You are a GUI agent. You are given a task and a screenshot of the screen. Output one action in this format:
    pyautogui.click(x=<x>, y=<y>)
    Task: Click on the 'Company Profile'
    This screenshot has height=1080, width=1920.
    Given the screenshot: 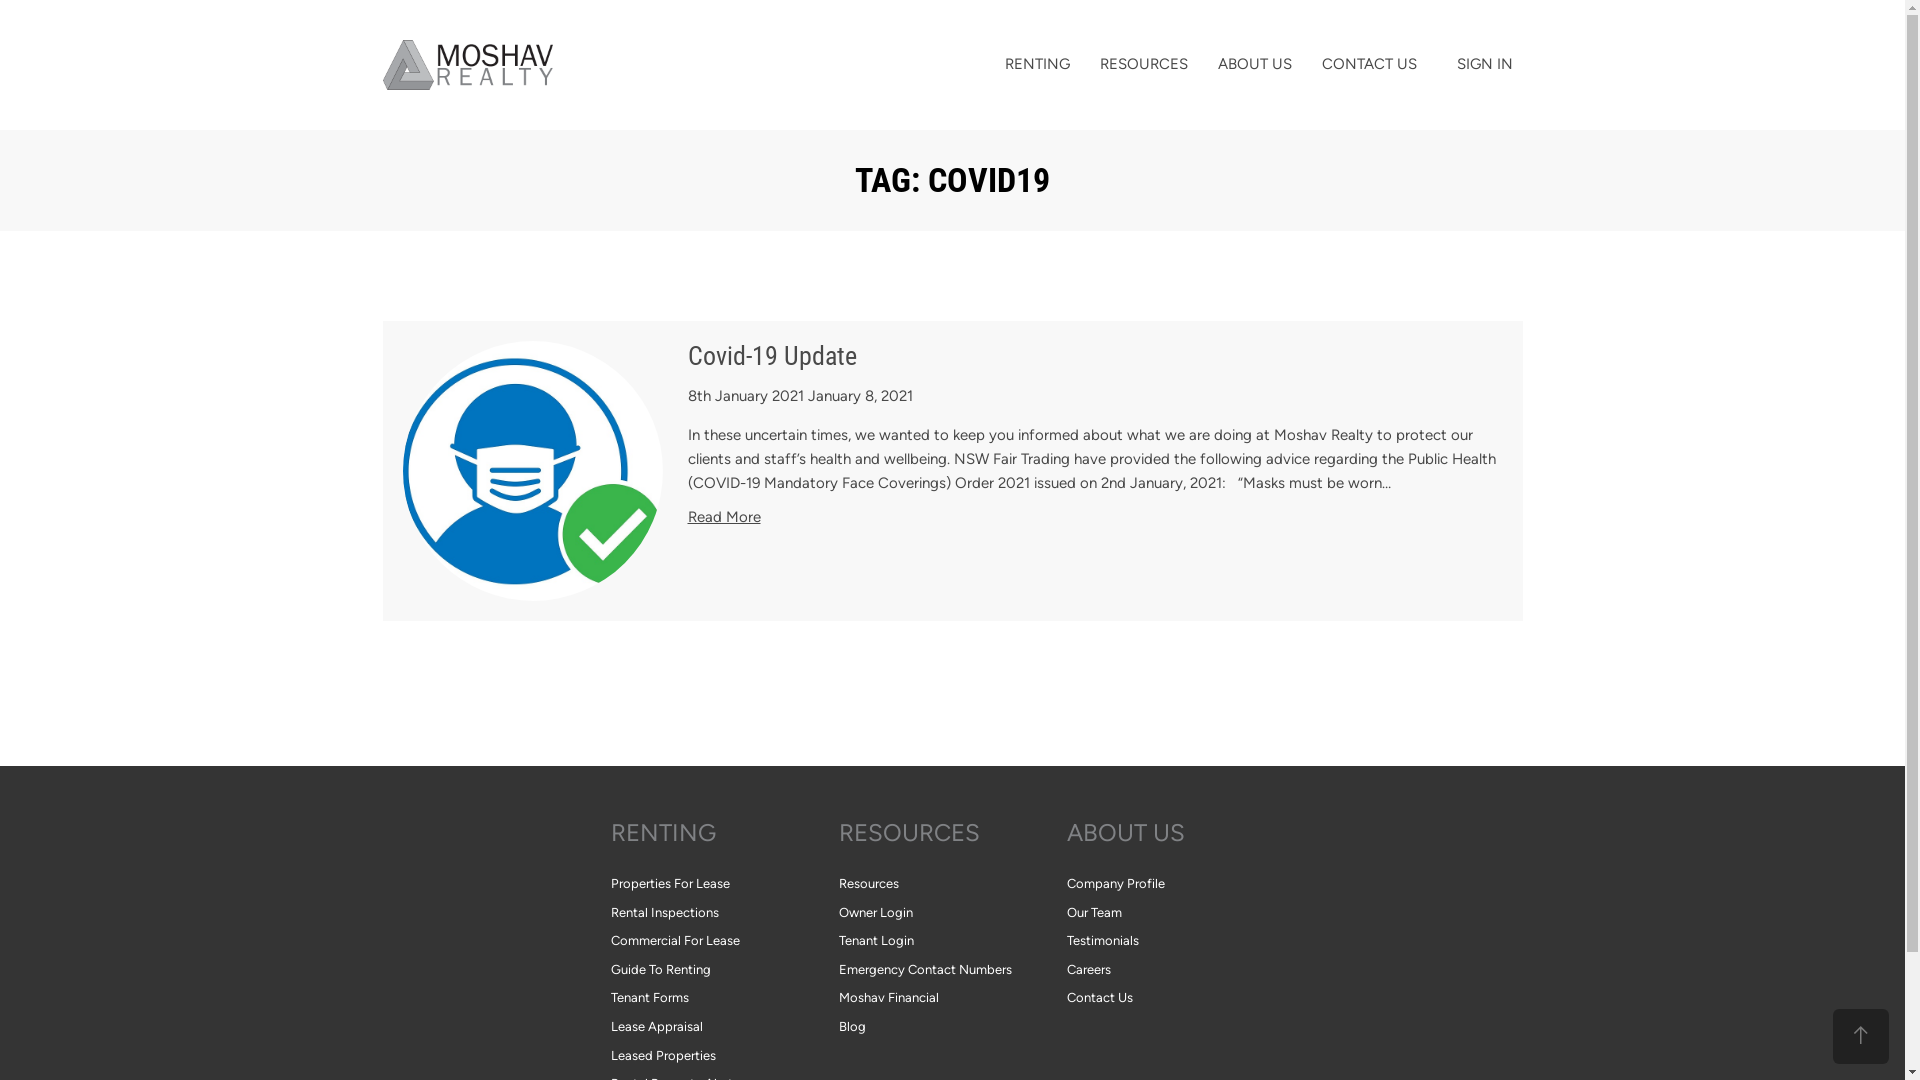 What is the action you would take?
    pyautogui.click(x=1064, y=883)
    